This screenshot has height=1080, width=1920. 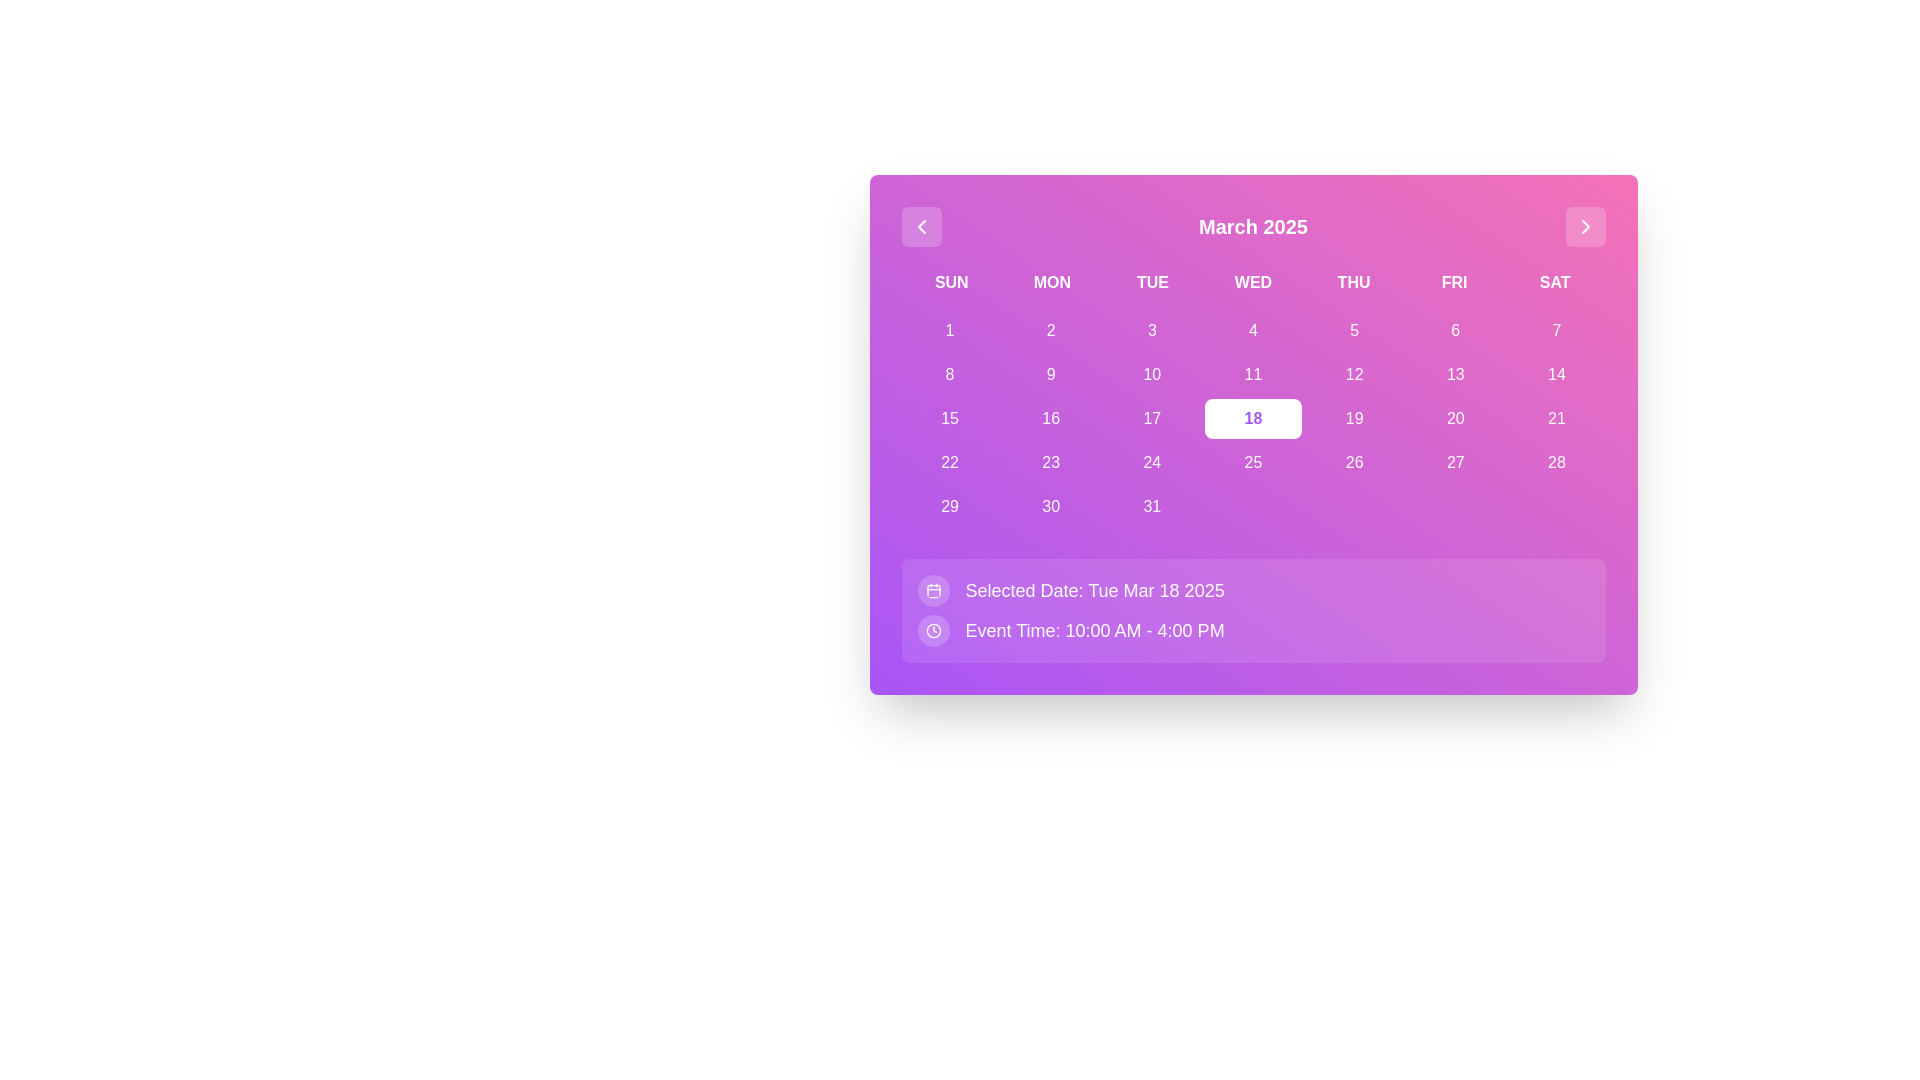 What do you see at coordinates (1051, 282) in the screenshot?
I see `the 'MON' text label in the calendar interface, which represents Monday in the row of weekday abbreviations` at bounding box center [1051, 282].